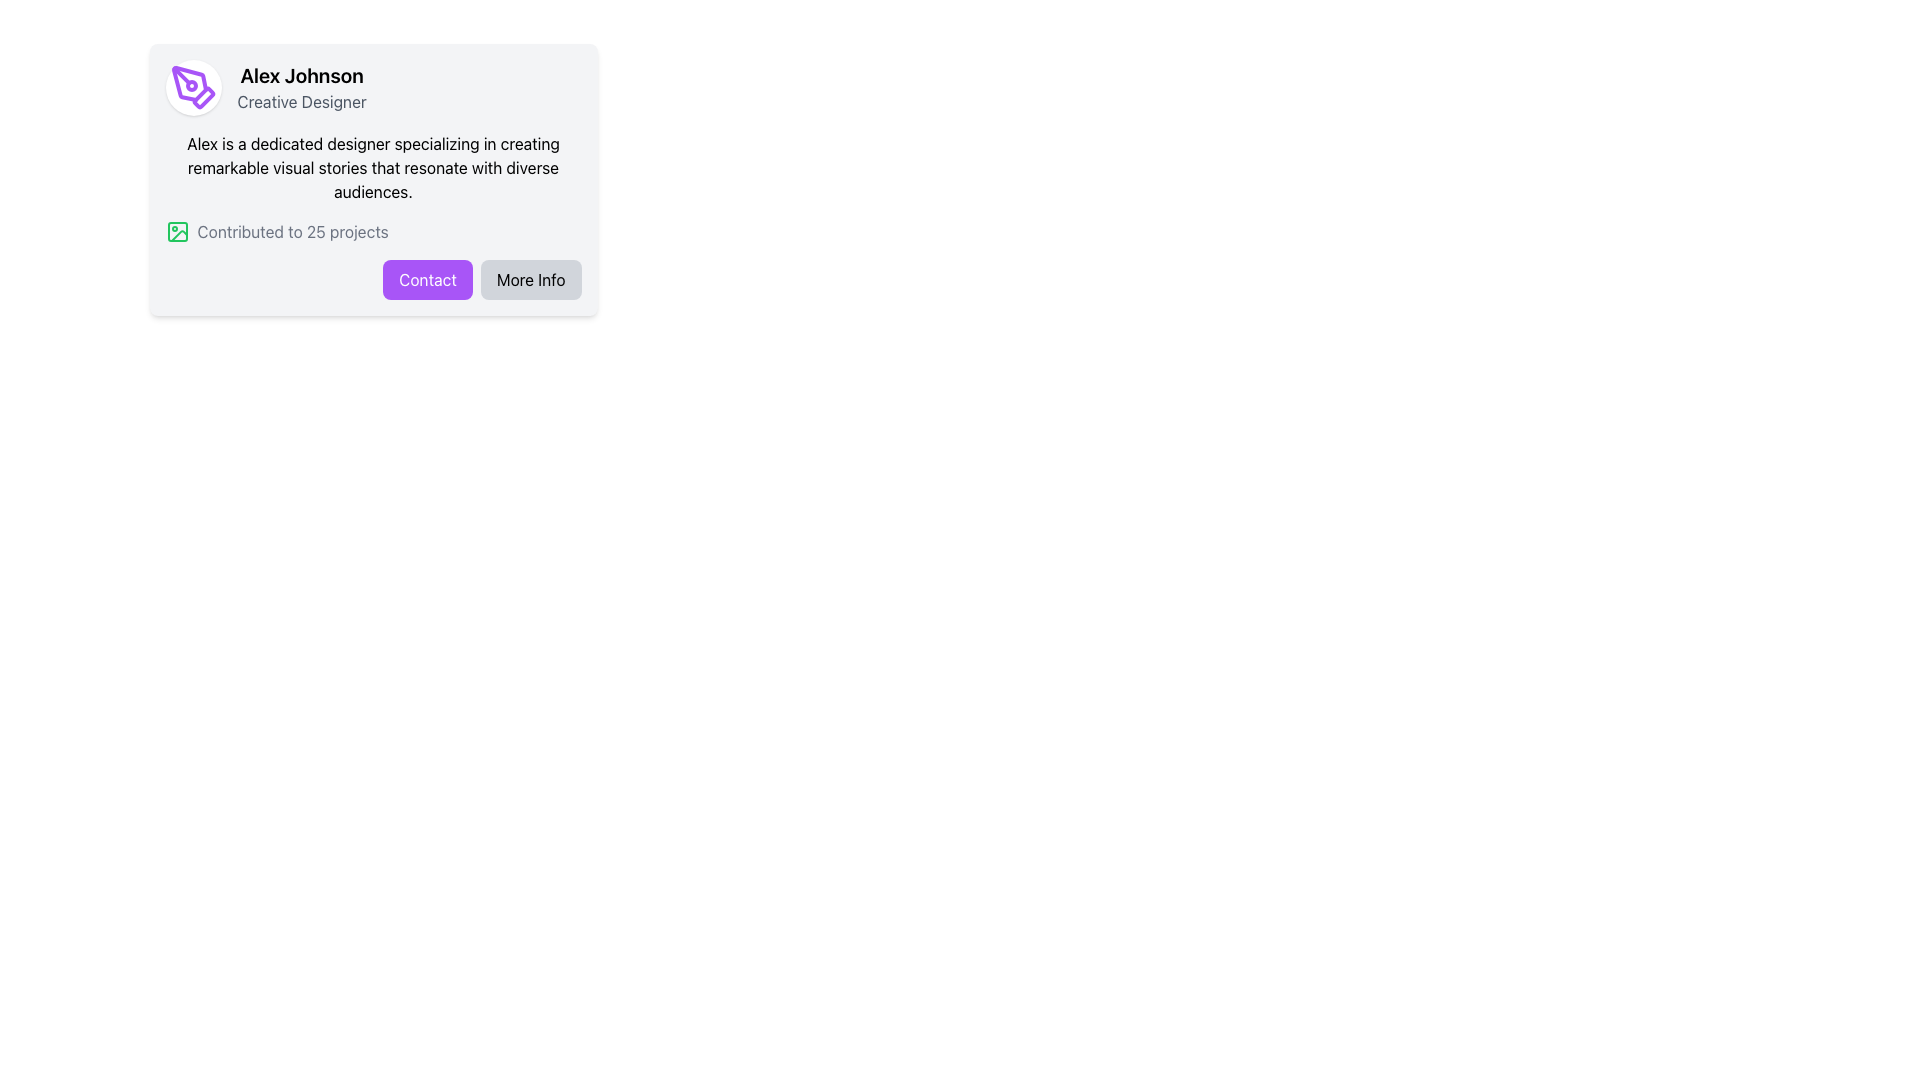  I want to click on the text in the Profile Header section of the card, so click(373, 87).